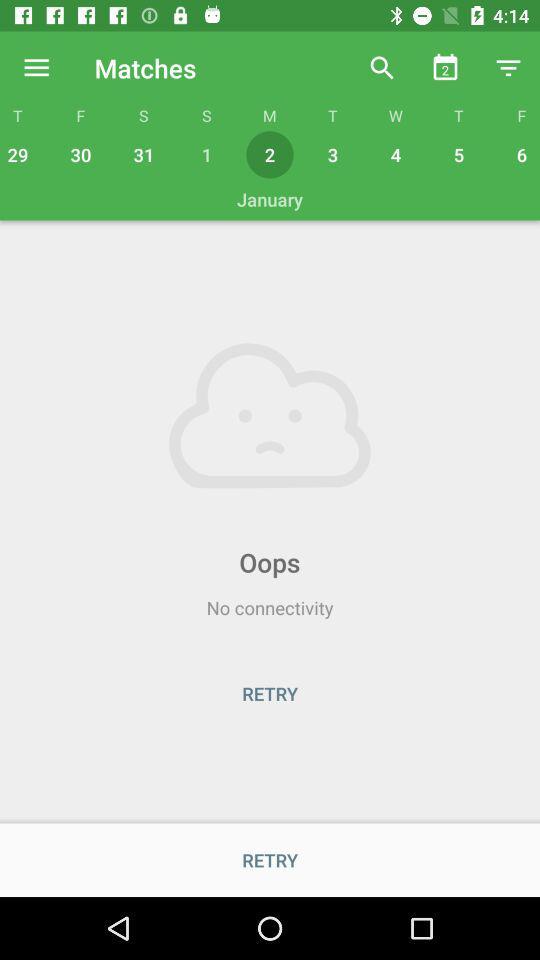 The height and width of the screenshot is (960, 540). What do you see at coordinates (36, 68) in the screenshot?
I see `the icon above t` at bounding box center [36, 68].